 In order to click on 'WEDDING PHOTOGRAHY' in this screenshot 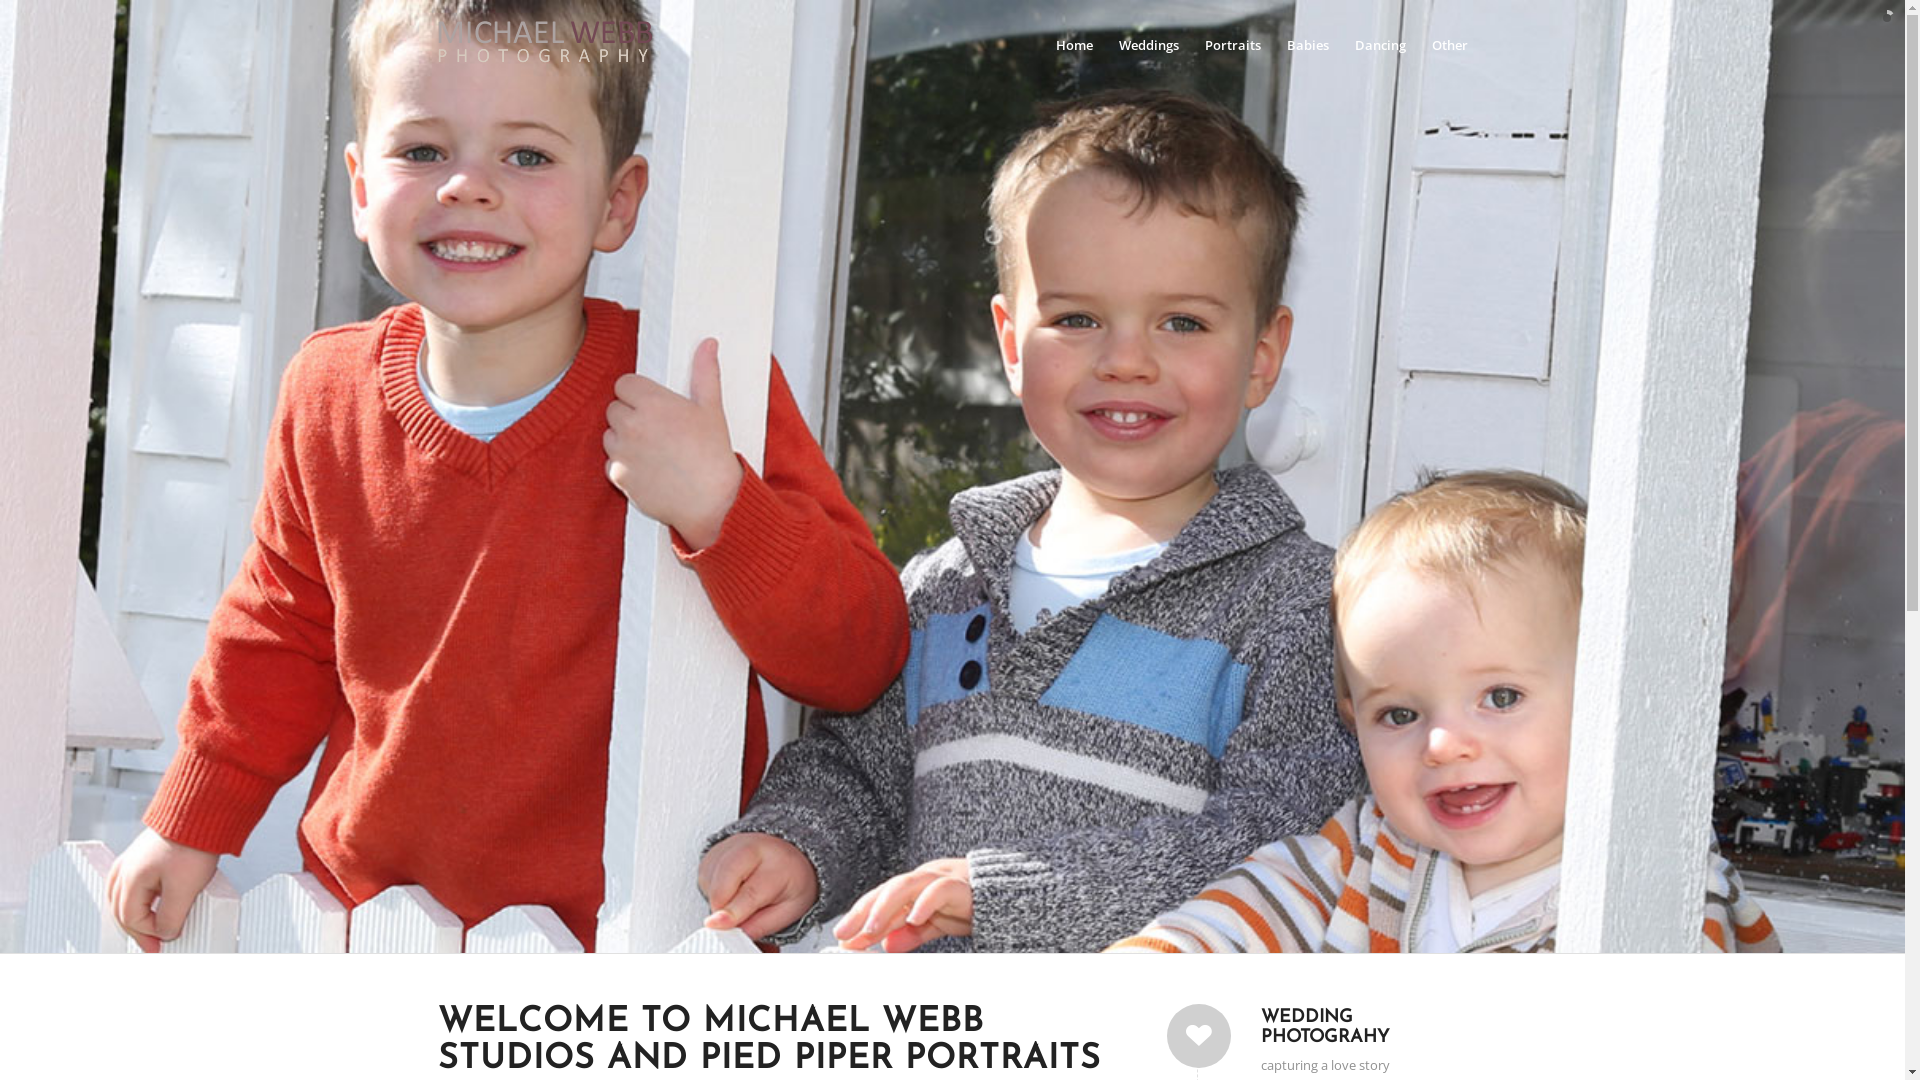, I will do `click(1324, 1027)`.